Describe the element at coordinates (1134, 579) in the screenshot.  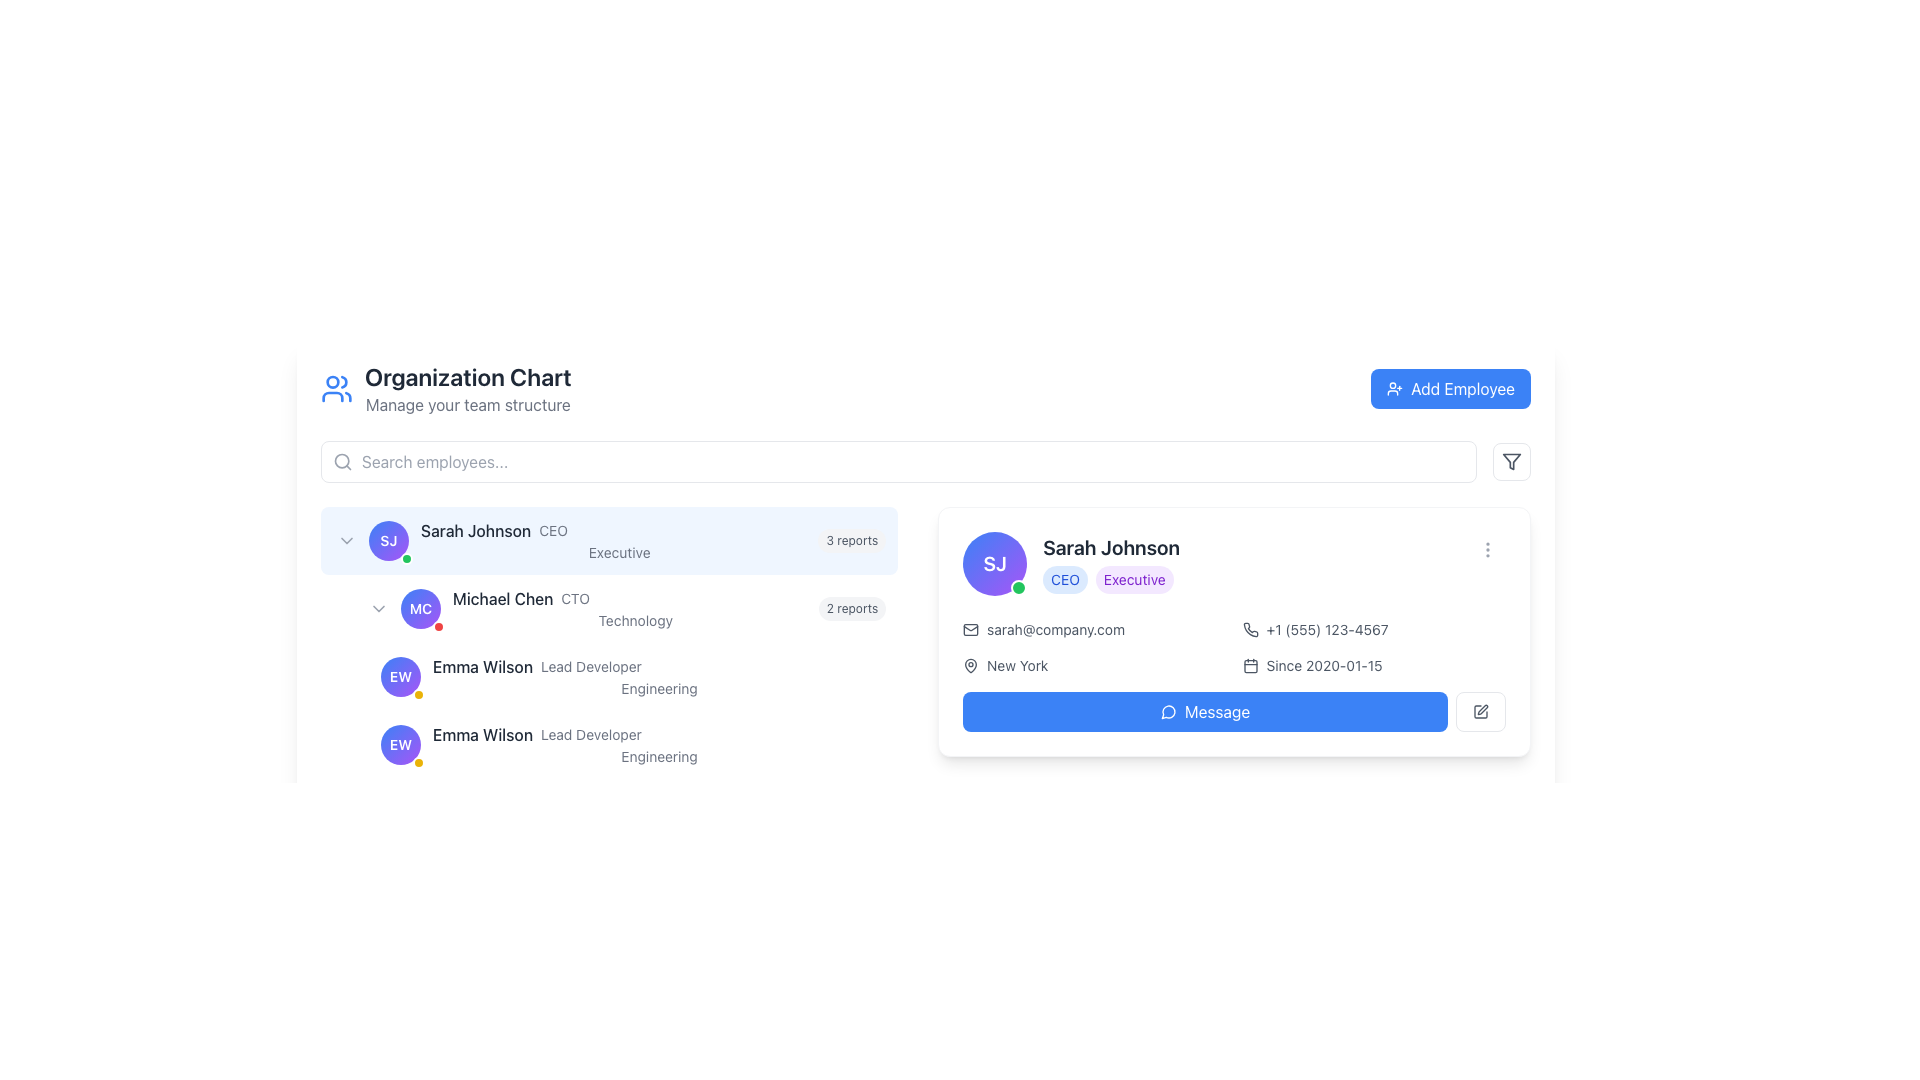
I see `the badge-style label displaying 'Executive' in purple font on a light purple background, located to the right of the 'CEO' label` at that location.